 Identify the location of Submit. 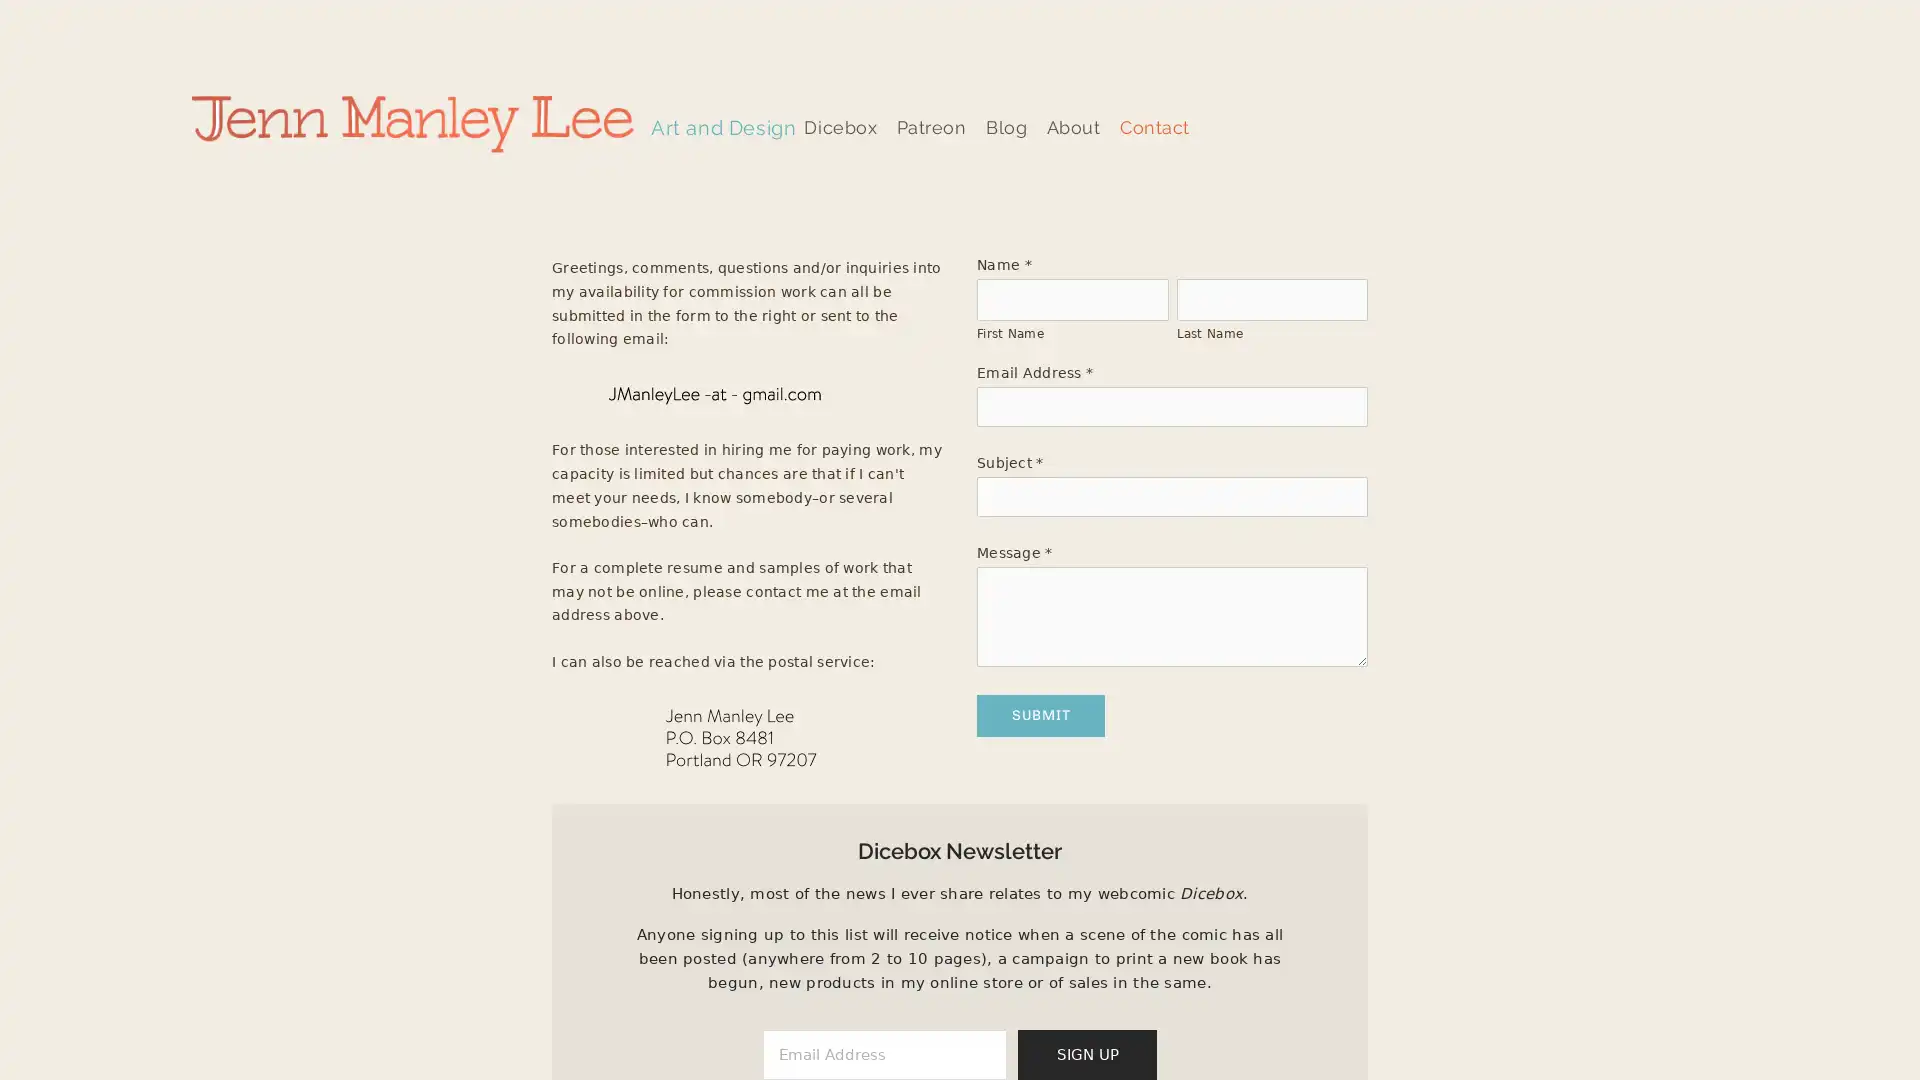
(1040, 713).